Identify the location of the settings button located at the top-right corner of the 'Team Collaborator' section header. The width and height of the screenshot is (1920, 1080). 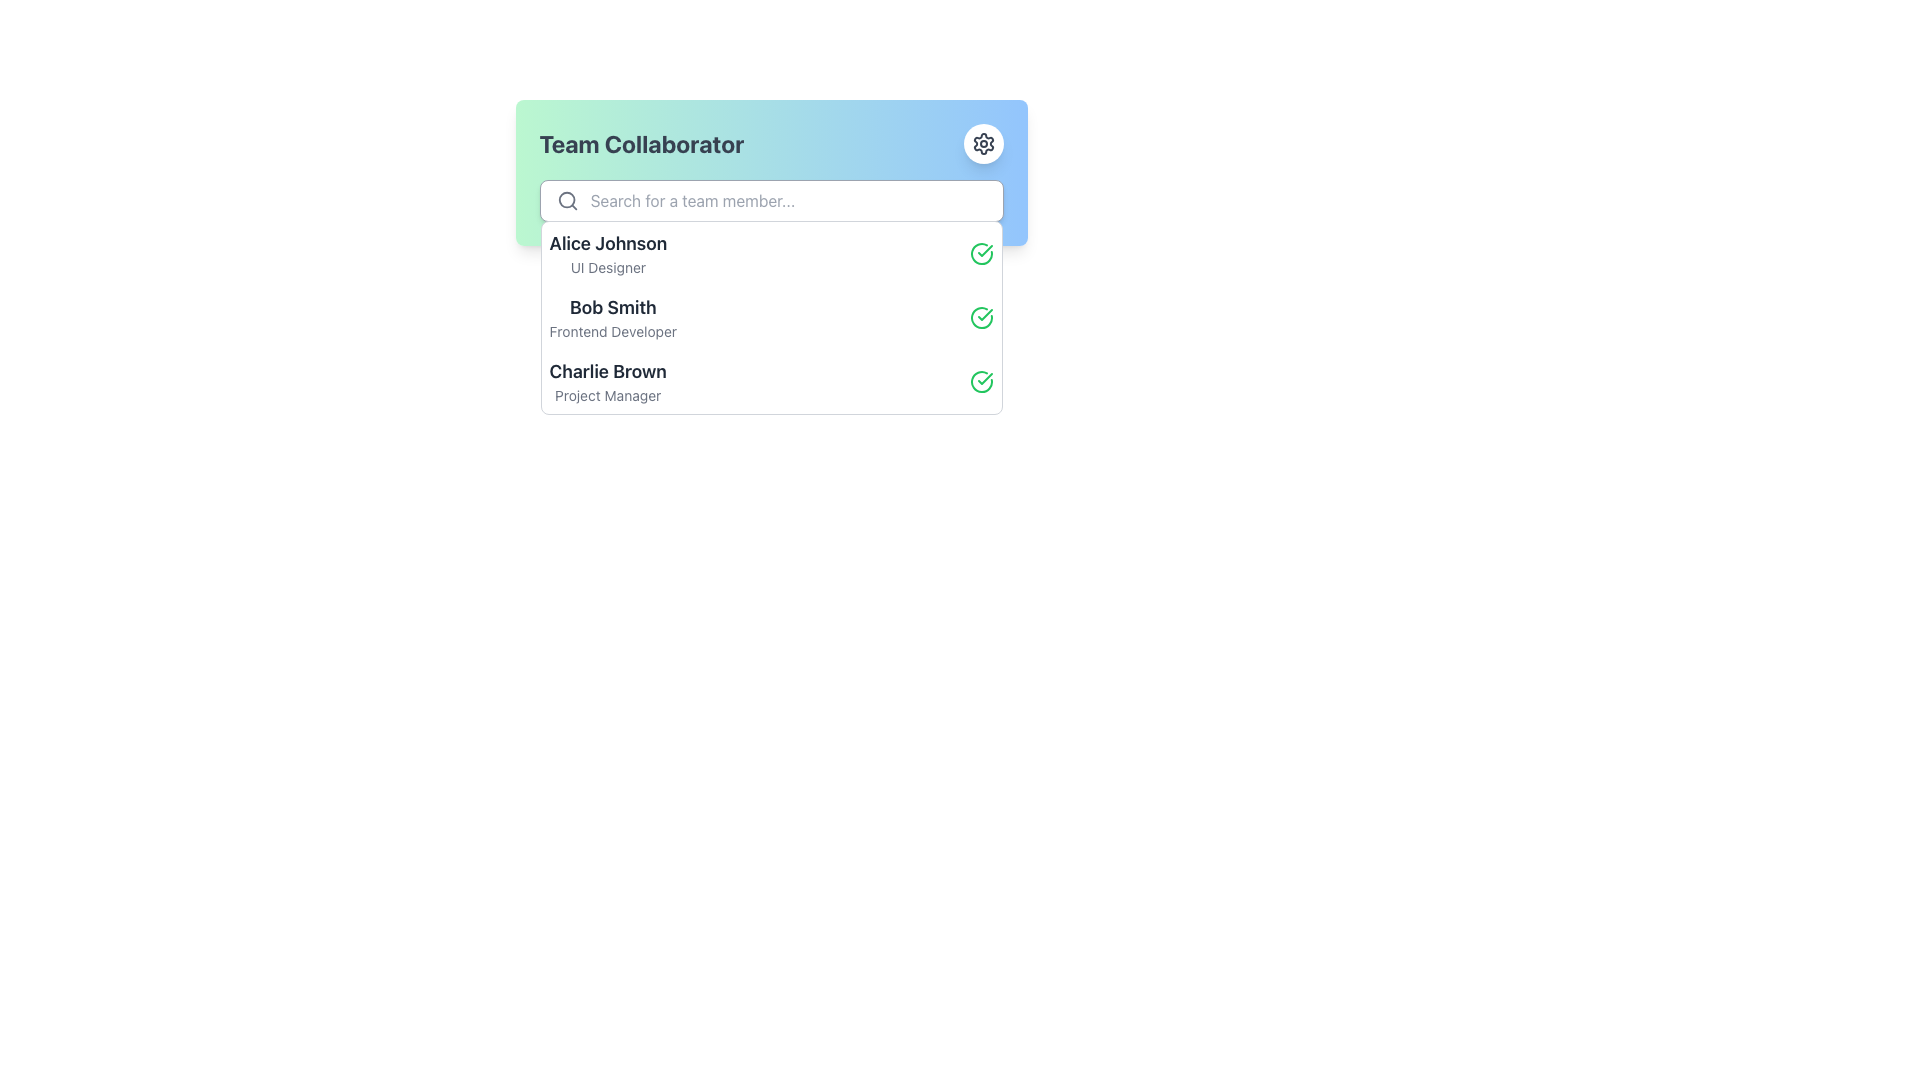
(983, 142).